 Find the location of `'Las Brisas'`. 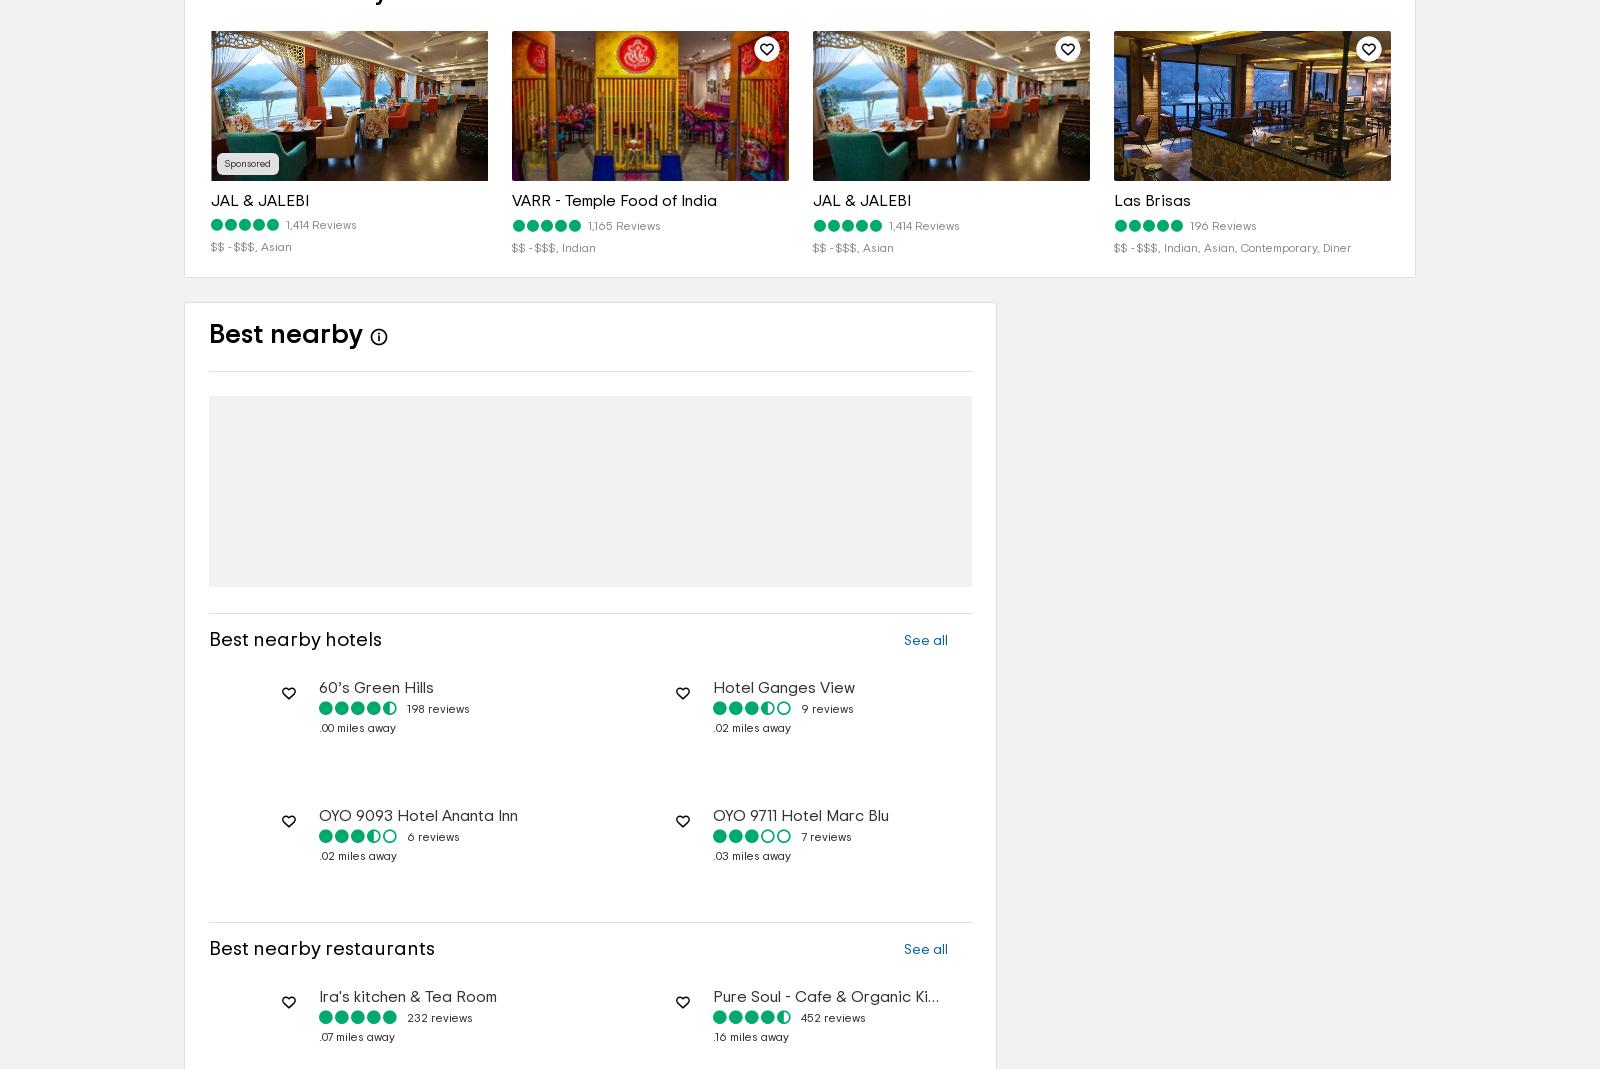

'Las Brisas' is located at coordinates (1152, 200).